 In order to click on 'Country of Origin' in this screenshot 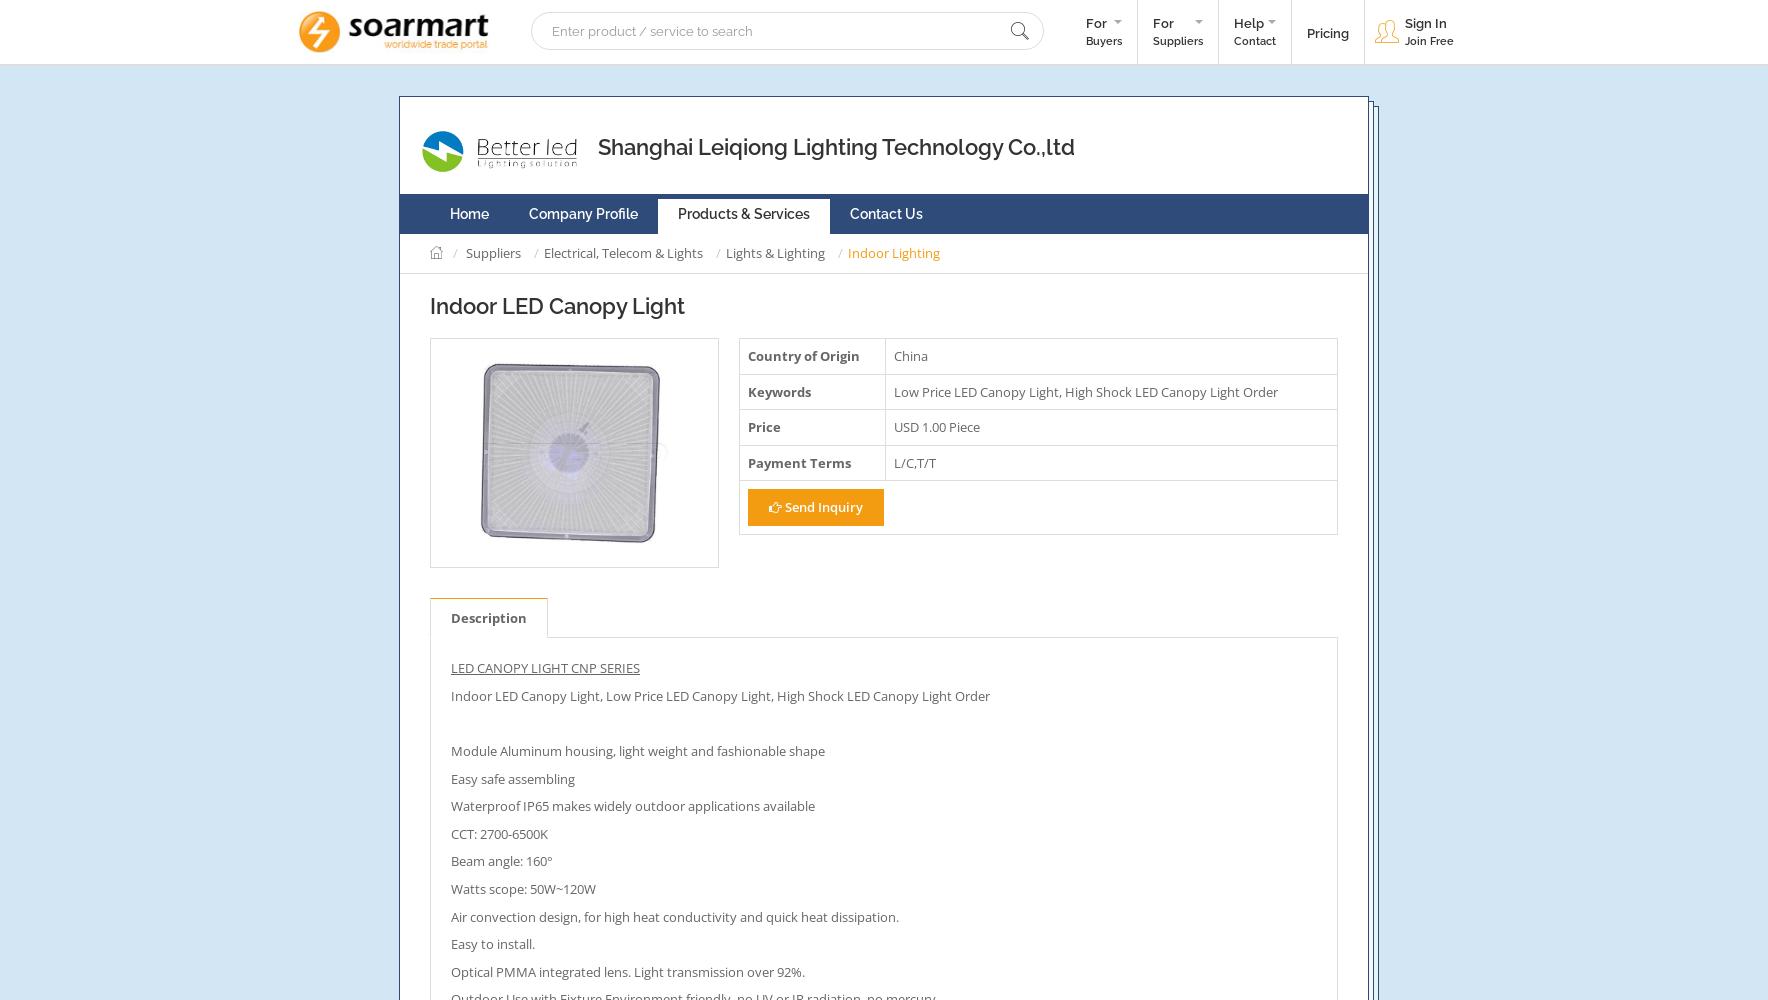, I will do `click(804, 355)`.